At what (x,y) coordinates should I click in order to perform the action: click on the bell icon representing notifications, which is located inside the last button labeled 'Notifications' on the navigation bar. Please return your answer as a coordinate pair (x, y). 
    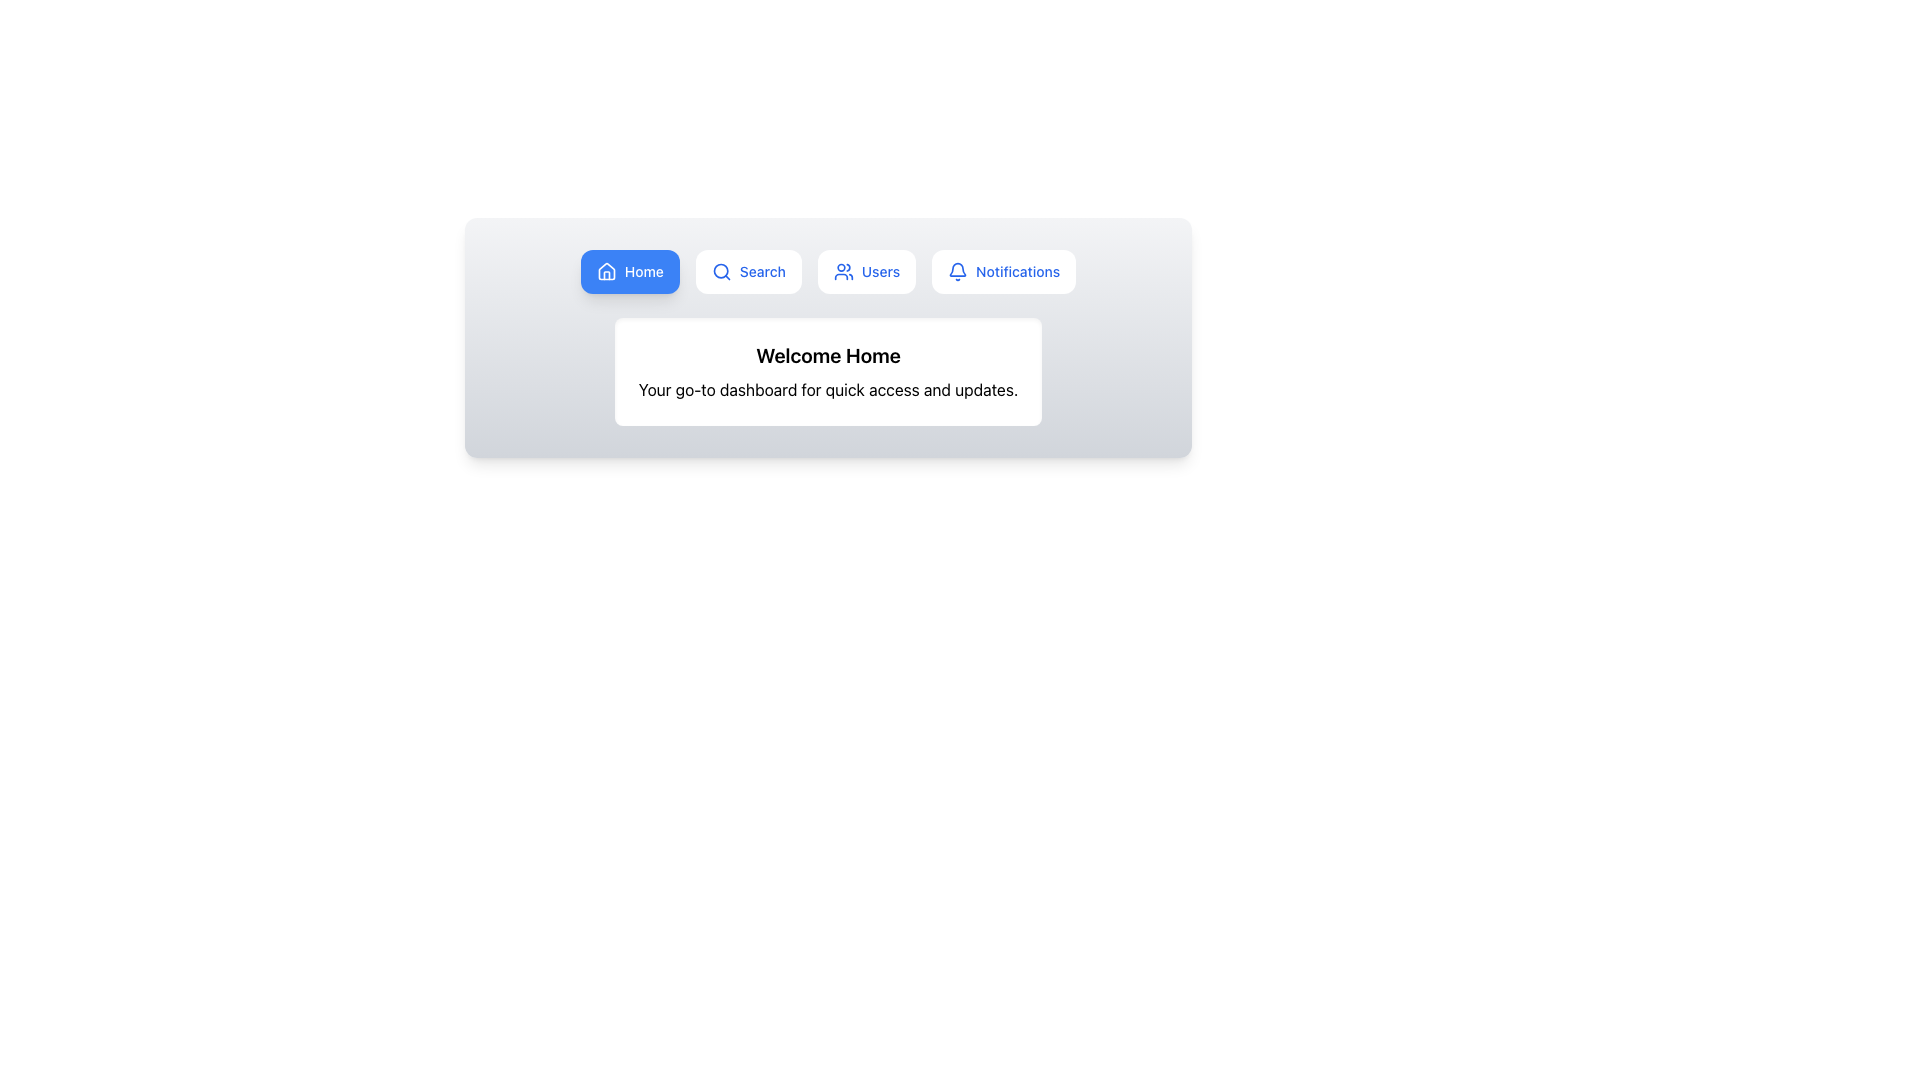
    Looking at the image, I should click on (957, 272).